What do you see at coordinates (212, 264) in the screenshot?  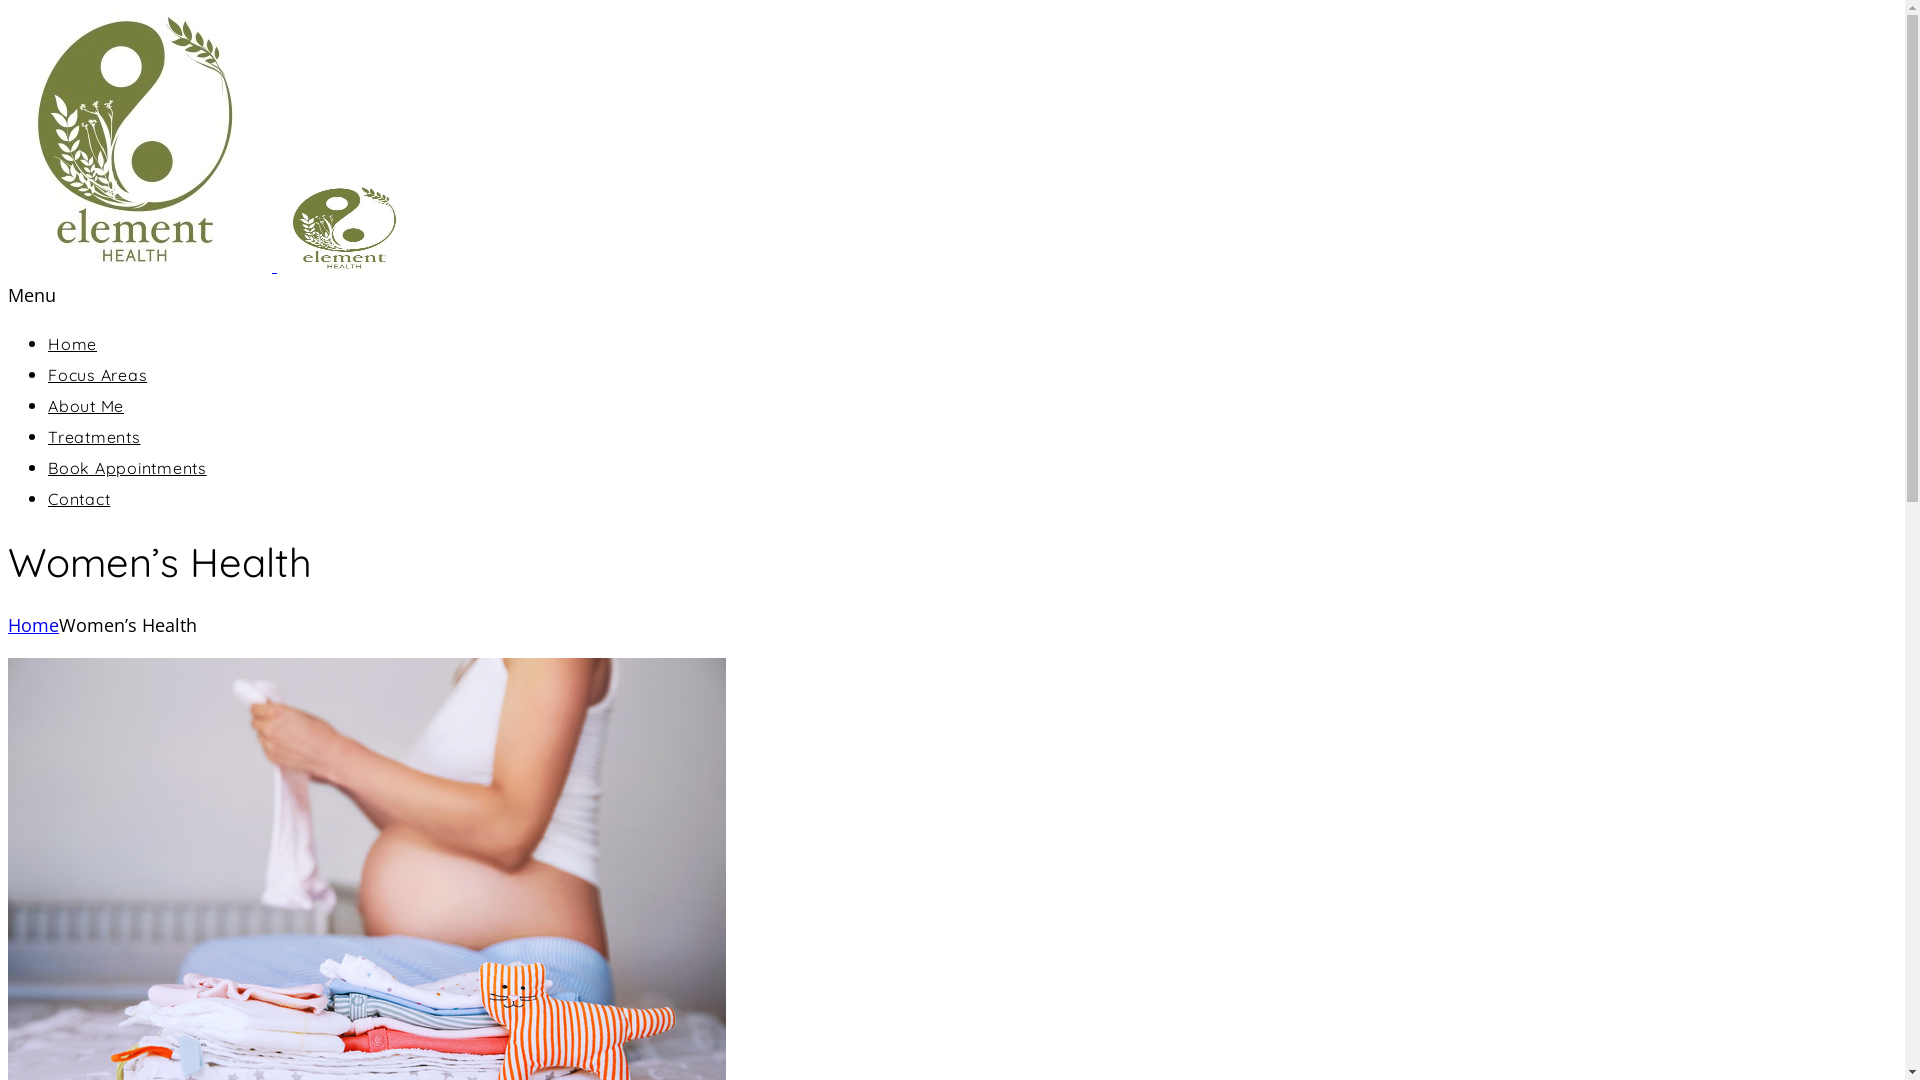 I see `'Element Health'` at bounding box center [212, 264].